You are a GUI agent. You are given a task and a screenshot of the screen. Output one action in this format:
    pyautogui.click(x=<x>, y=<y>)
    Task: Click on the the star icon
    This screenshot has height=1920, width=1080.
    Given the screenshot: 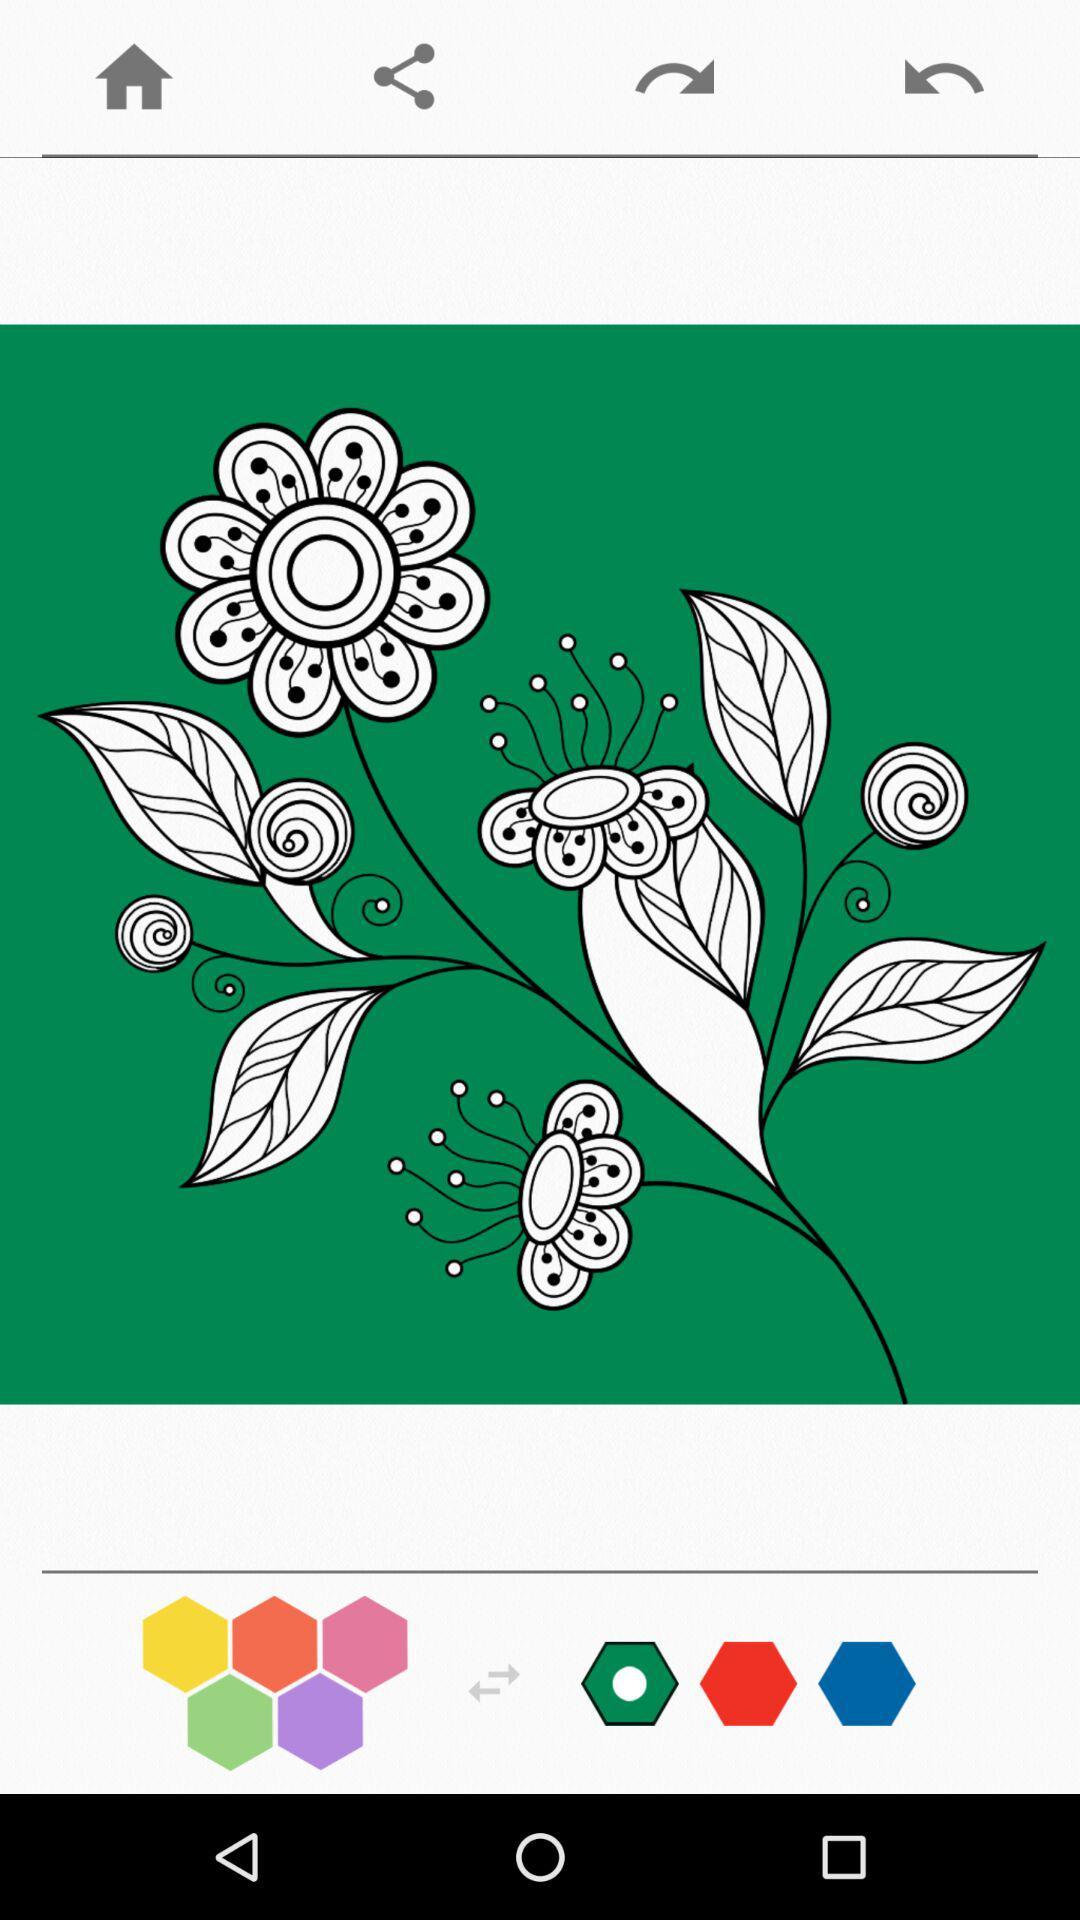 What is the action you would take?
    pyautogui.click(x=866, y=1682)
    